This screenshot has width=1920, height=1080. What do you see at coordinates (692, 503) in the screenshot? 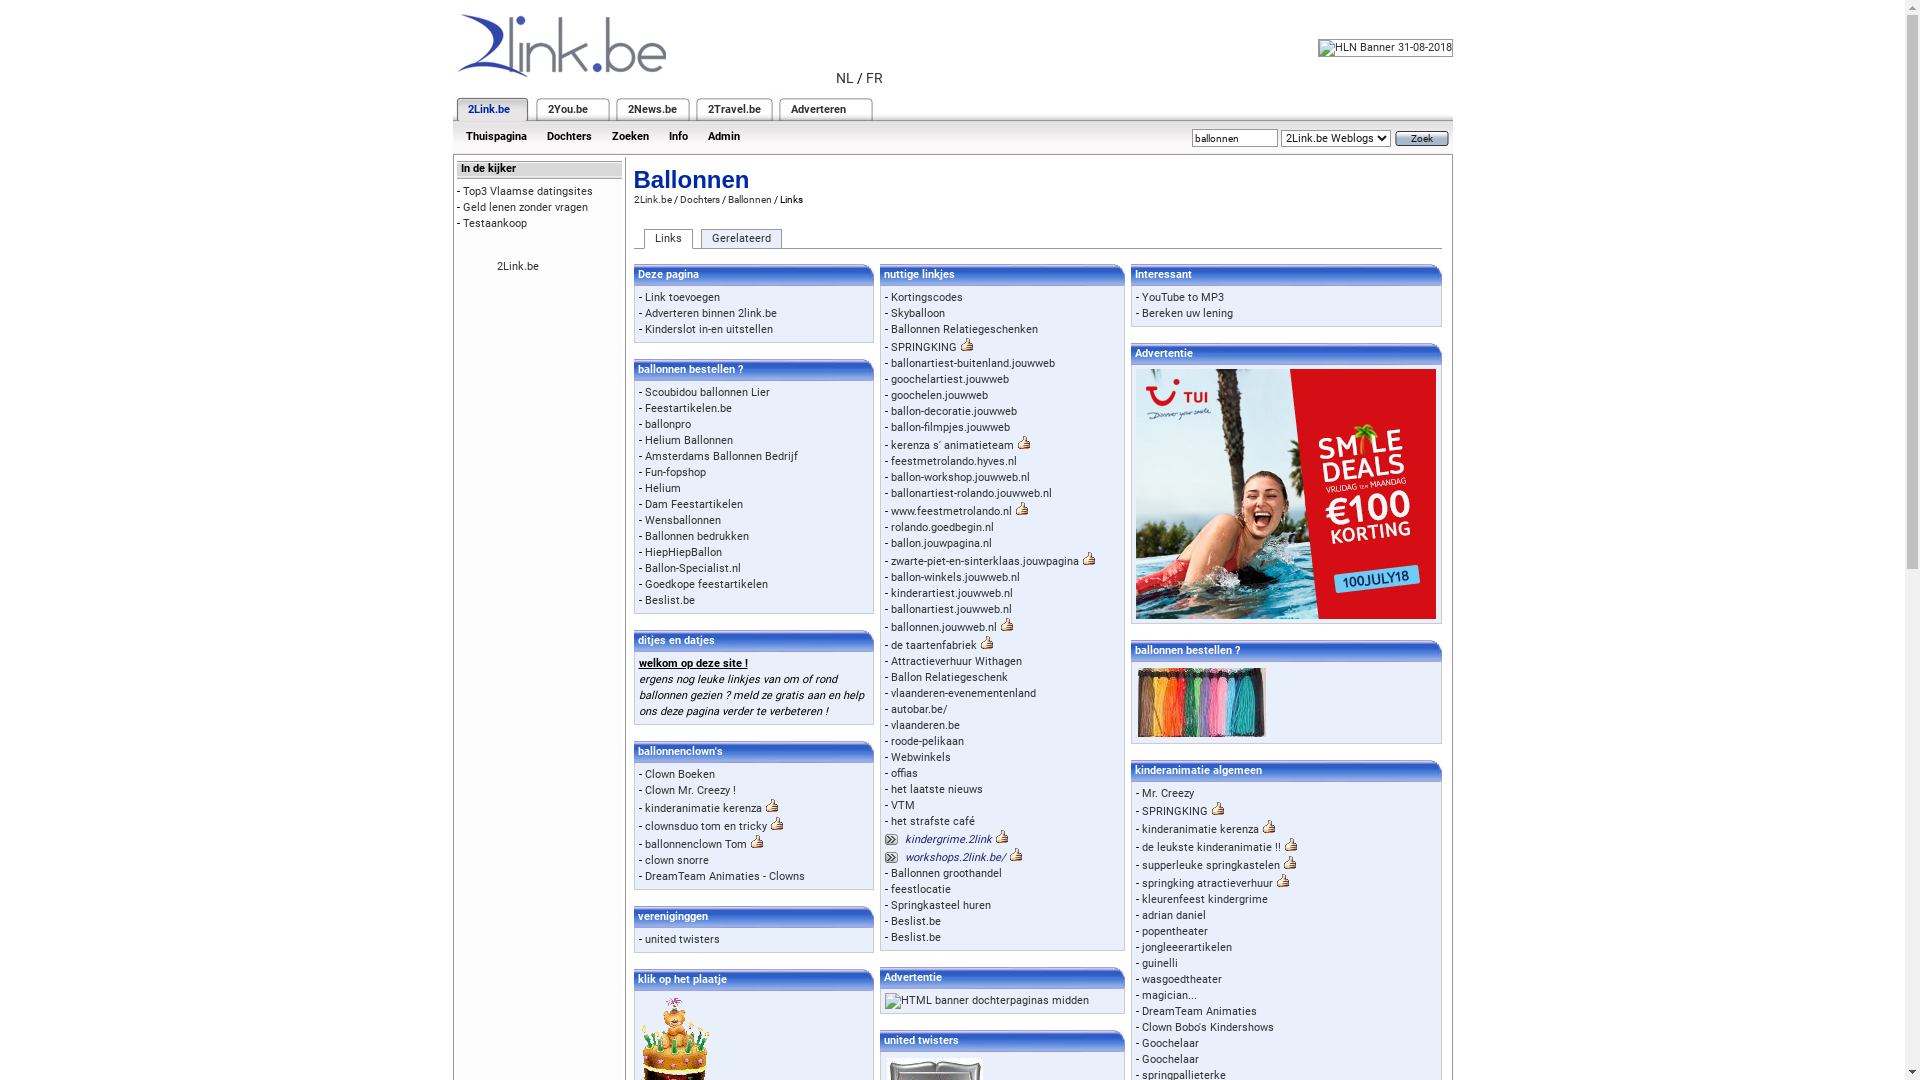
I see `'Dam Feestartikelen'` at bounding box center [692, 503].